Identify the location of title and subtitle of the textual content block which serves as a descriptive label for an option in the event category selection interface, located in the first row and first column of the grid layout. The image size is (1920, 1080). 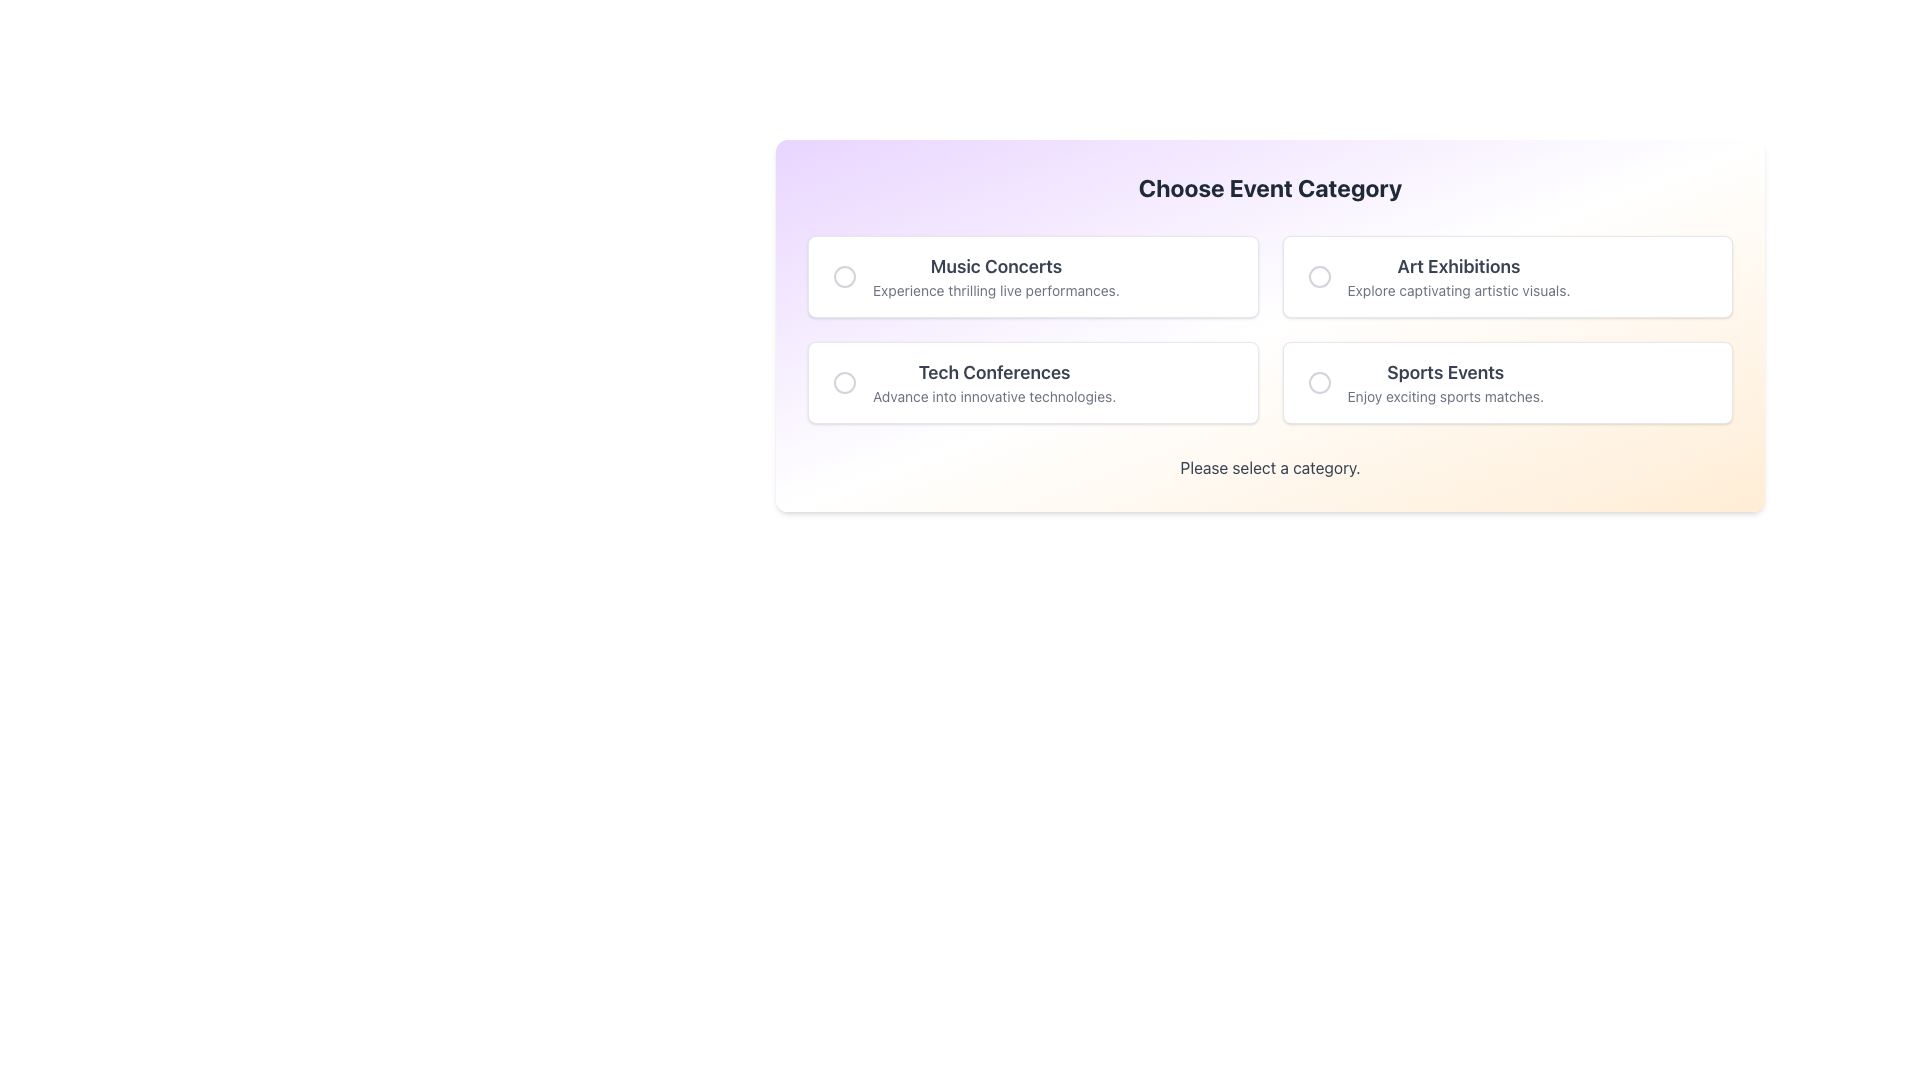
(996, 277).